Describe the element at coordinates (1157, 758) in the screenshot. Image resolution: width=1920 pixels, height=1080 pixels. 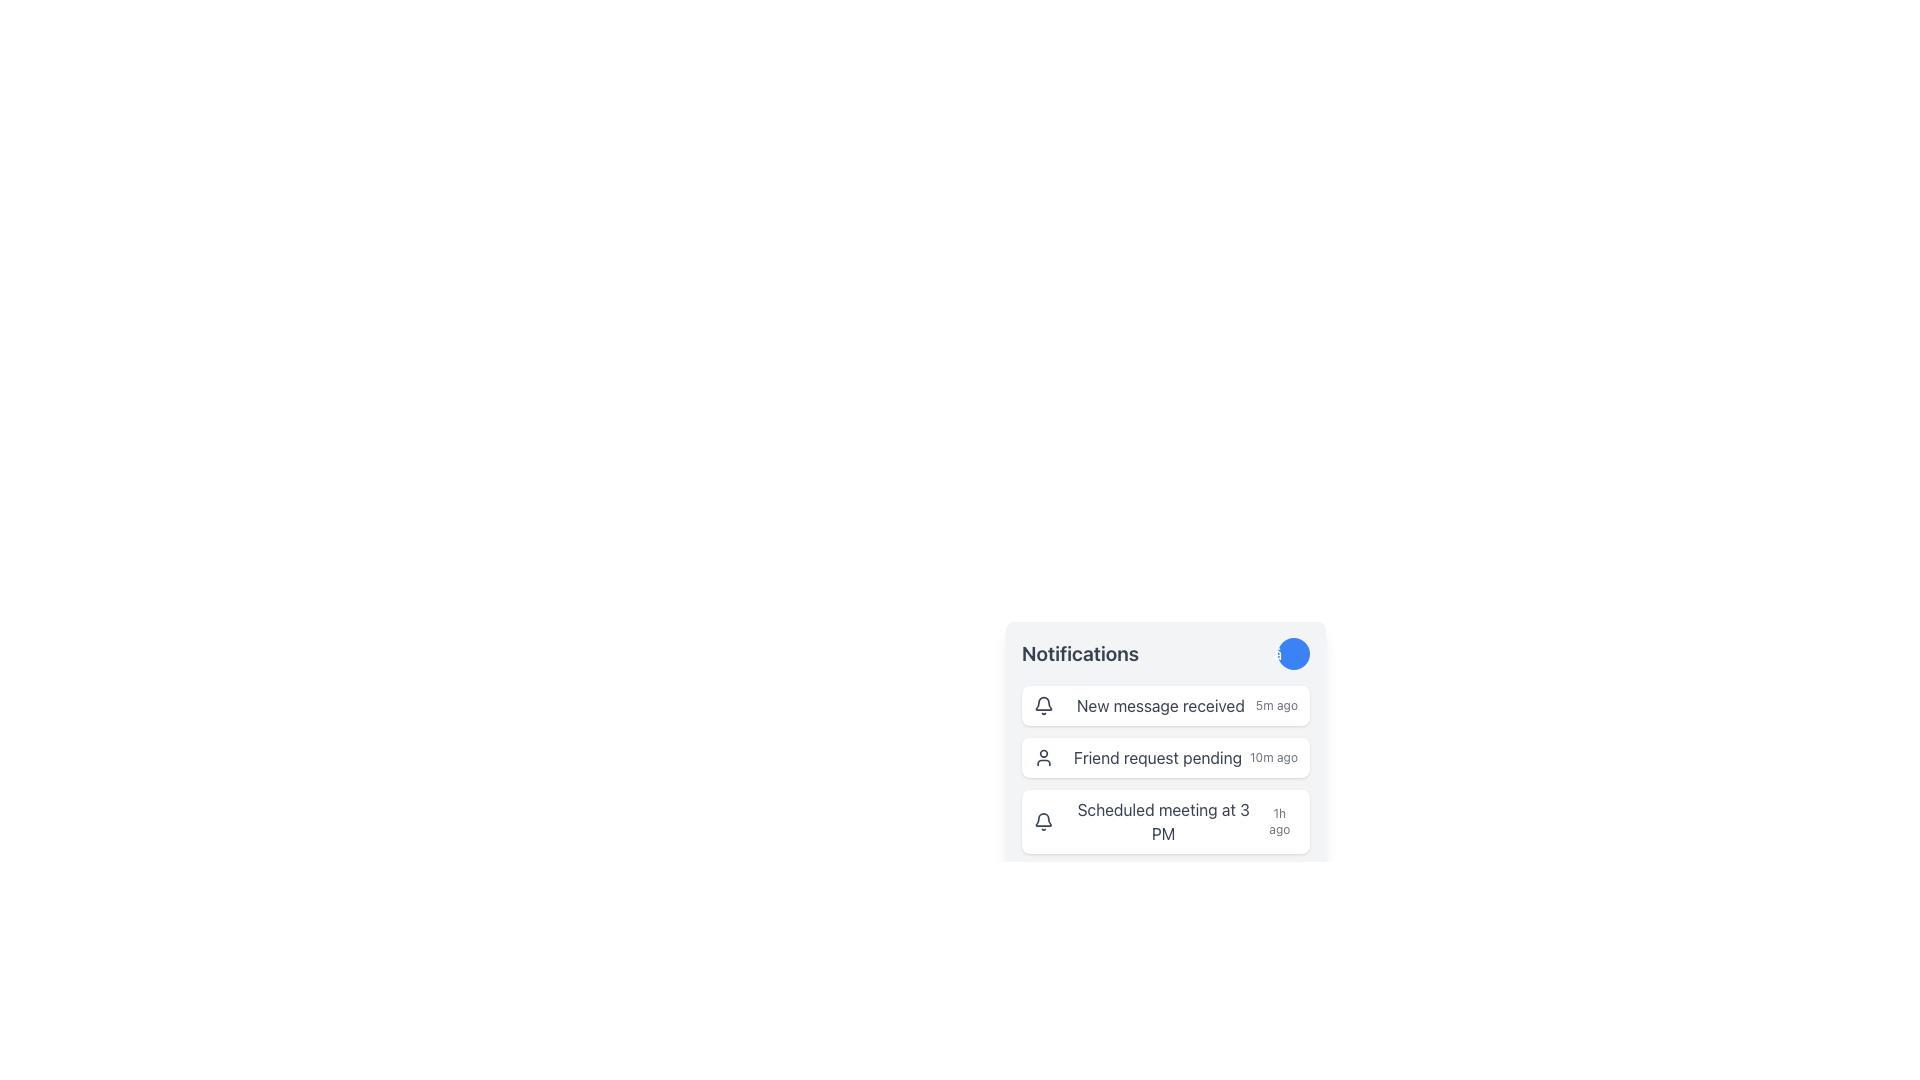
I see `the text label displaying 'Friend request pending' located in the second notification card of the notification panel, positioned to the right of the user silhouette icon` at that location.